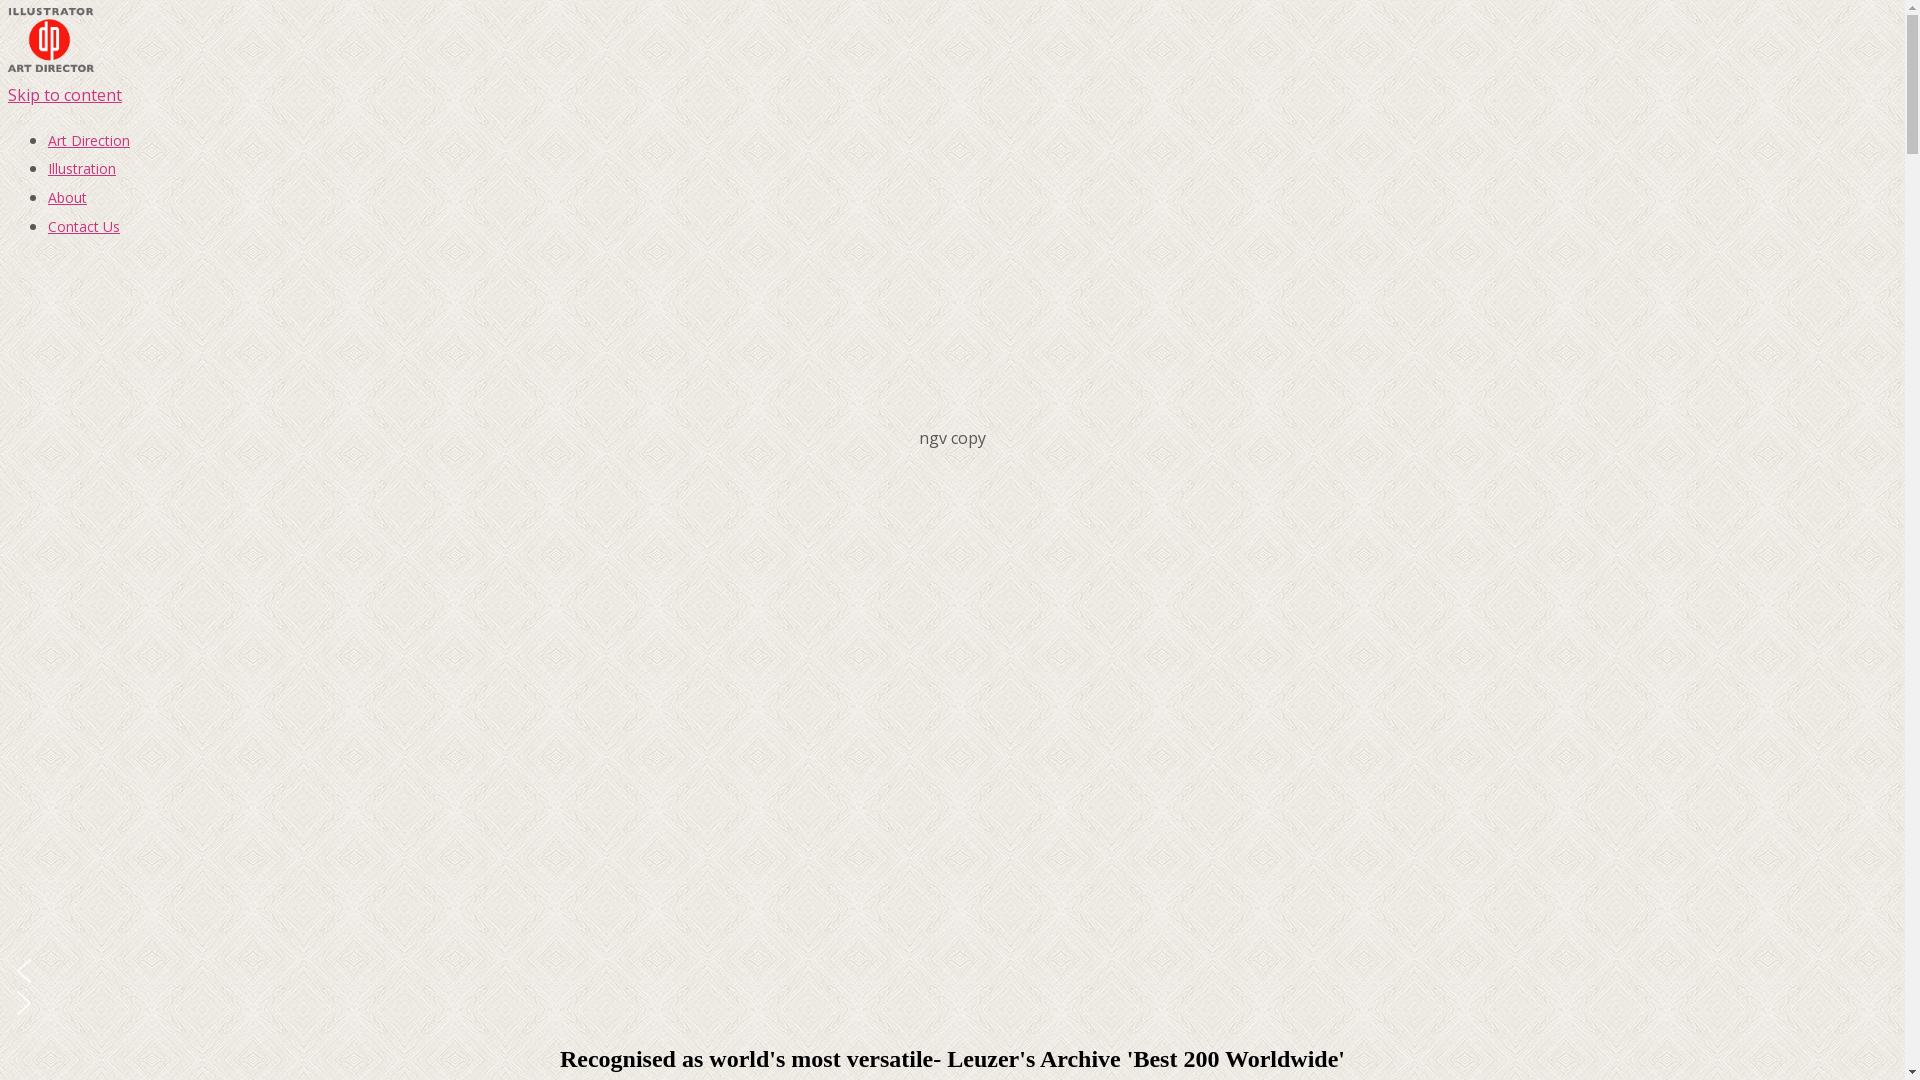  Describe the element at coordinates (88, 139) in the screenshot. I see `'Art Direction'` at that location.